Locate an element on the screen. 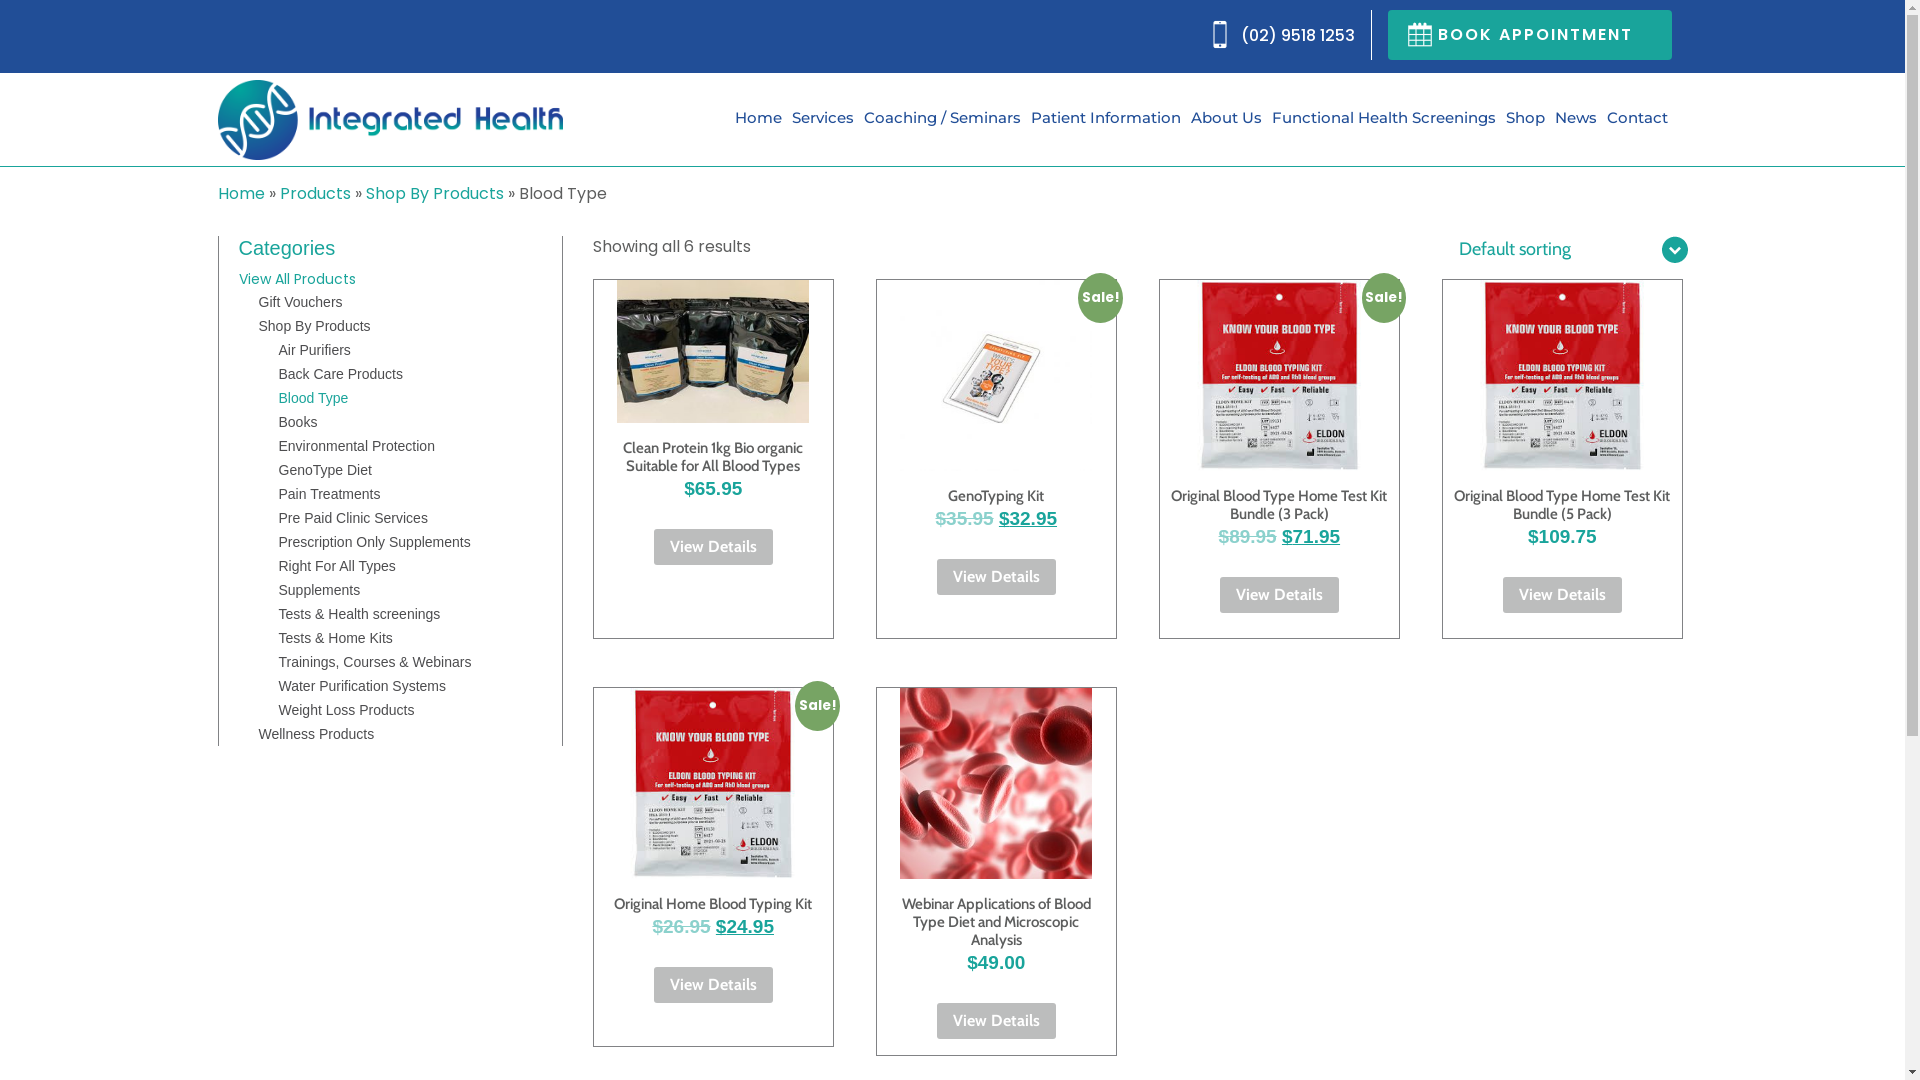 The width and height of the screenshot is (1920, 1080). 'Patient Information' is located at coordinates (1103, 118).